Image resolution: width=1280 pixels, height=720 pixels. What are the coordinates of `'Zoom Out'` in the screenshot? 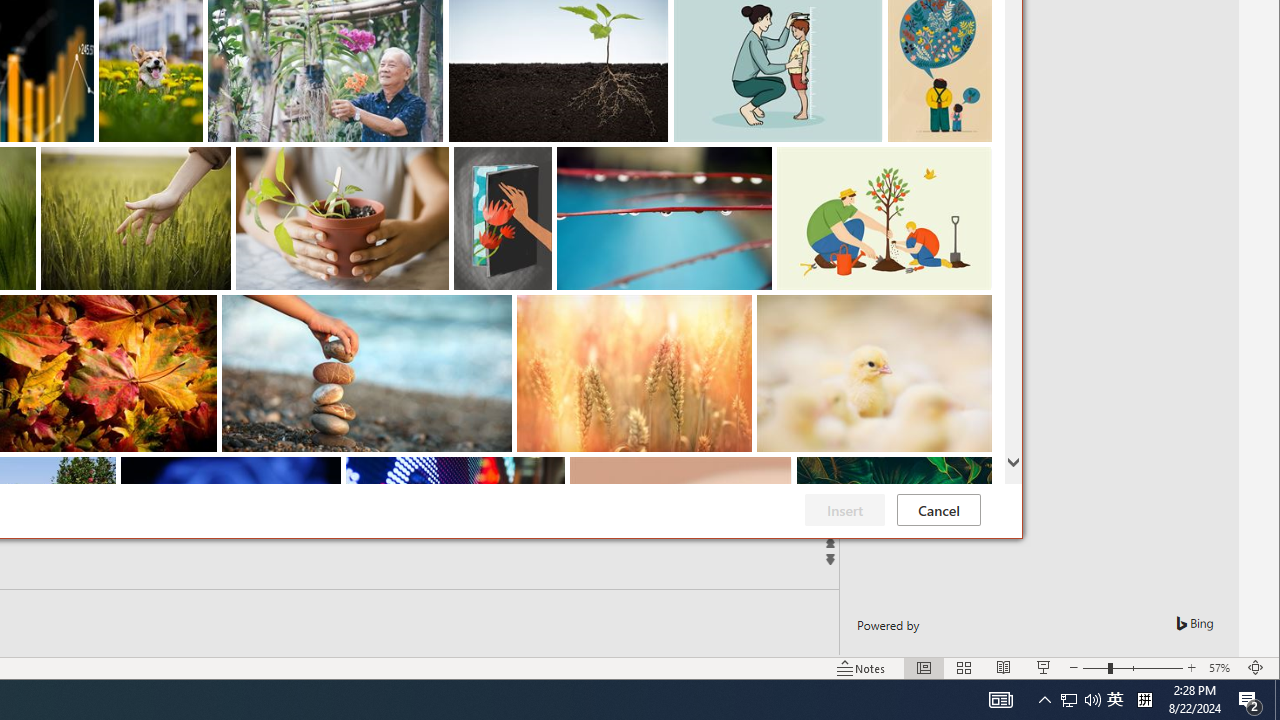 It's located at (1094, 668).